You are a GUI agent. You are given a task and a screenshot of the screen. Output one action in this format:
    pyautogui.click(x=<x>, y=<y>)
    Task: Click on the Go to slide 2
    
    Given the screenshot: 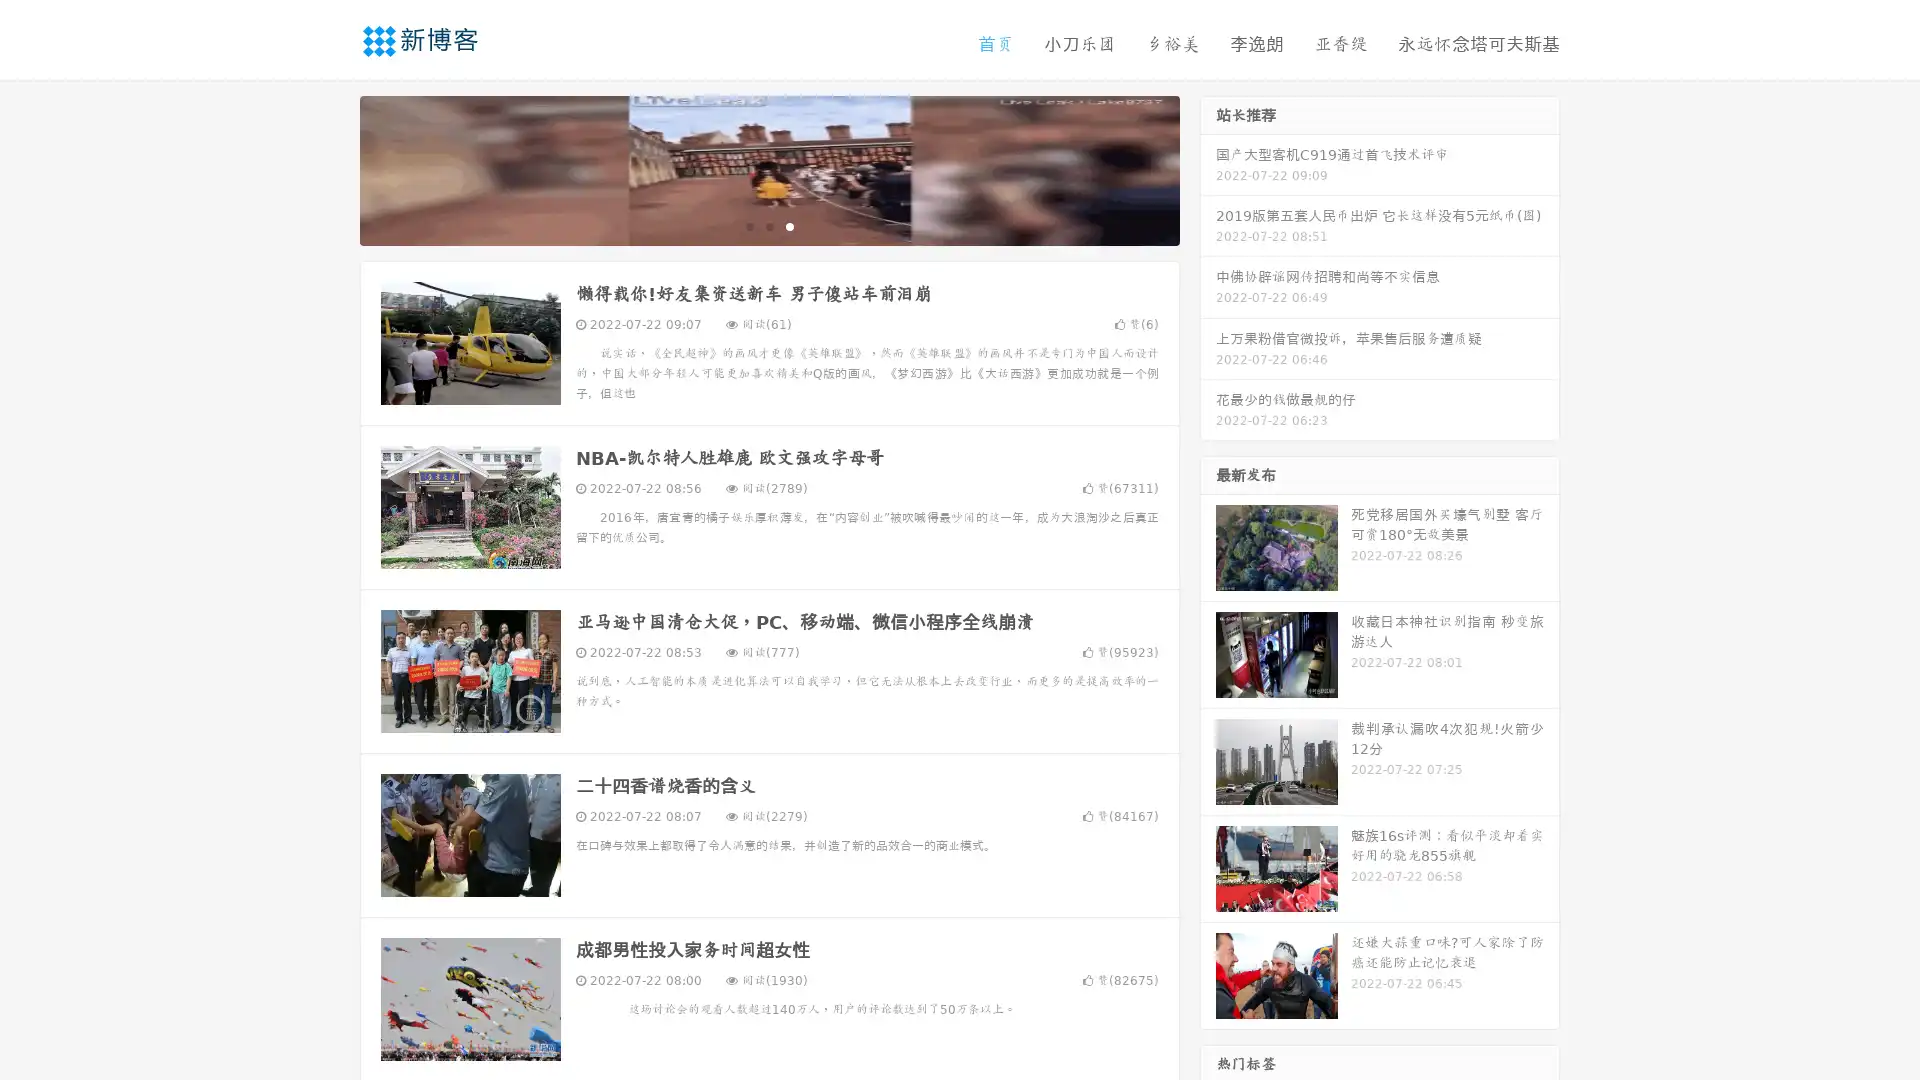 What is the action you would take?
    pyautogui.click(x=768, y=225)
    